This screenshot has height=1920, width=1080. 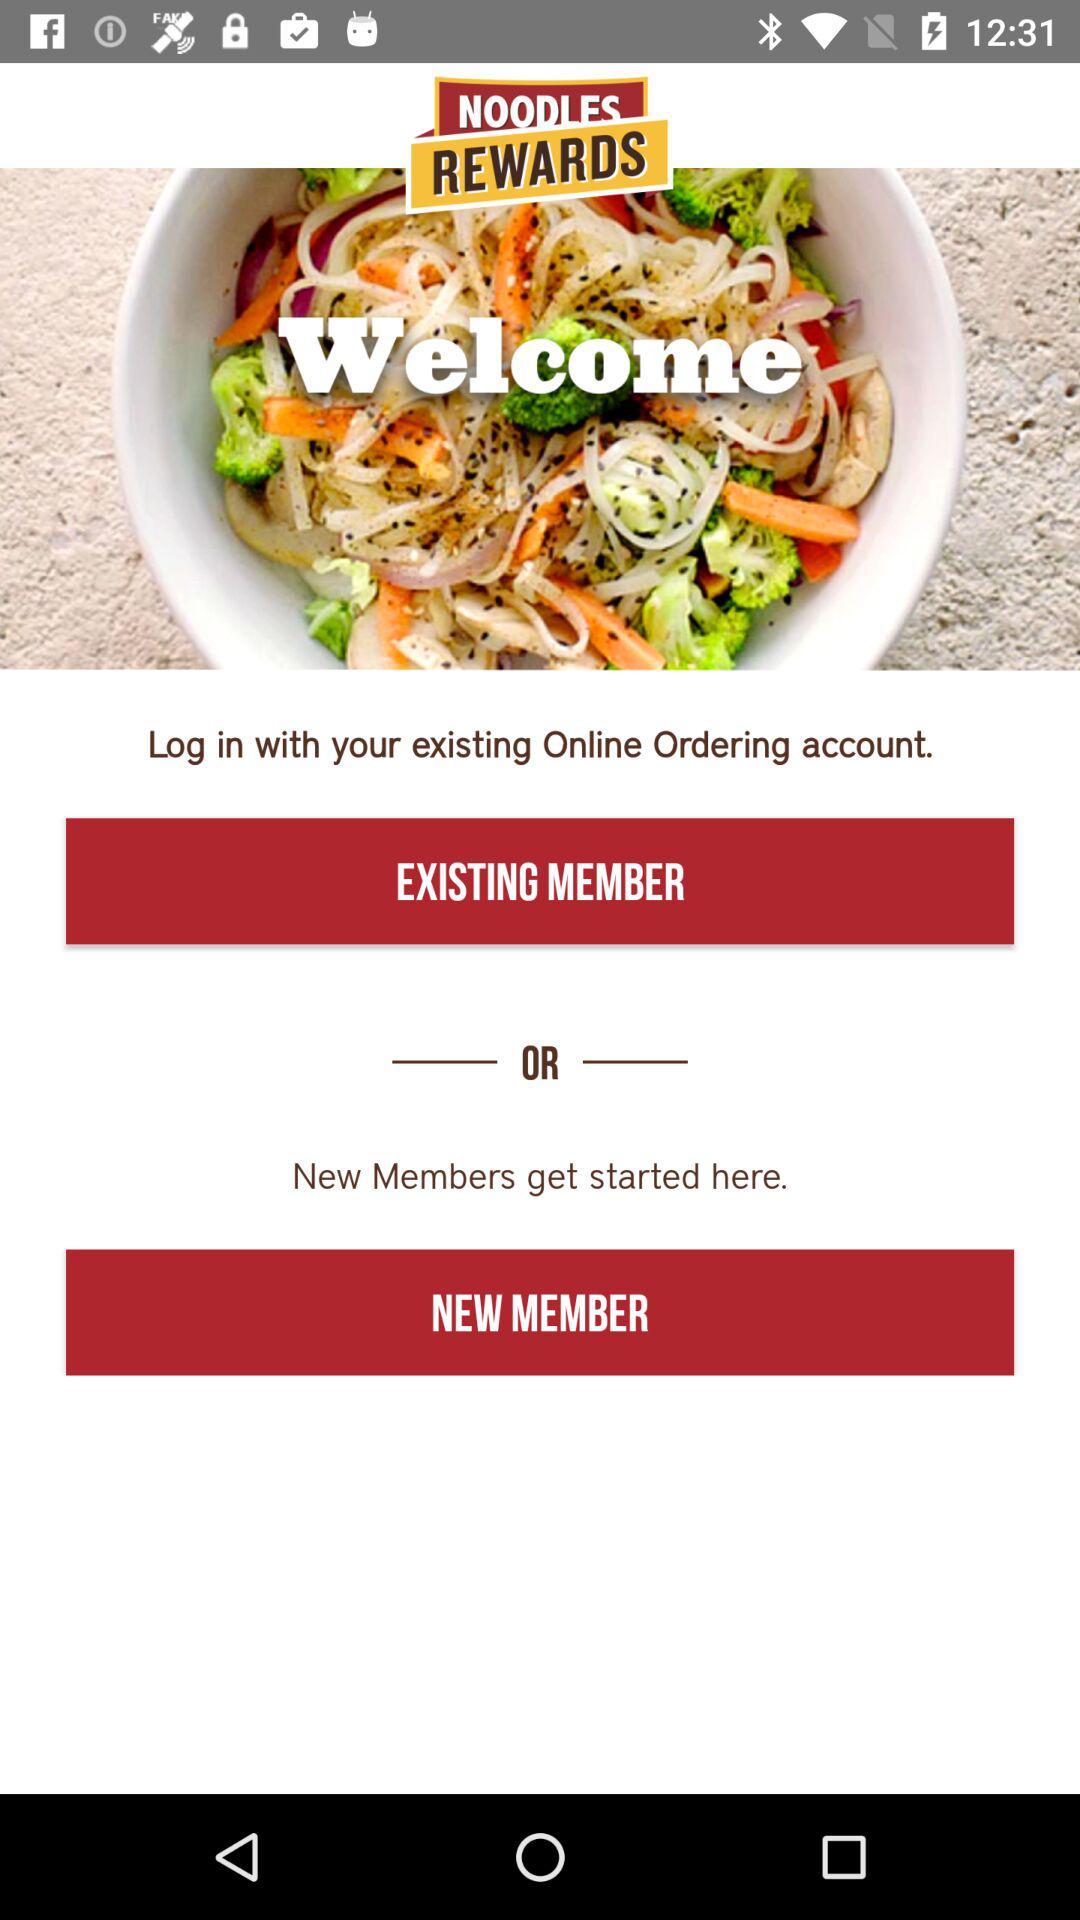 I want to click on the new member item, so click(x=540, y=1312).